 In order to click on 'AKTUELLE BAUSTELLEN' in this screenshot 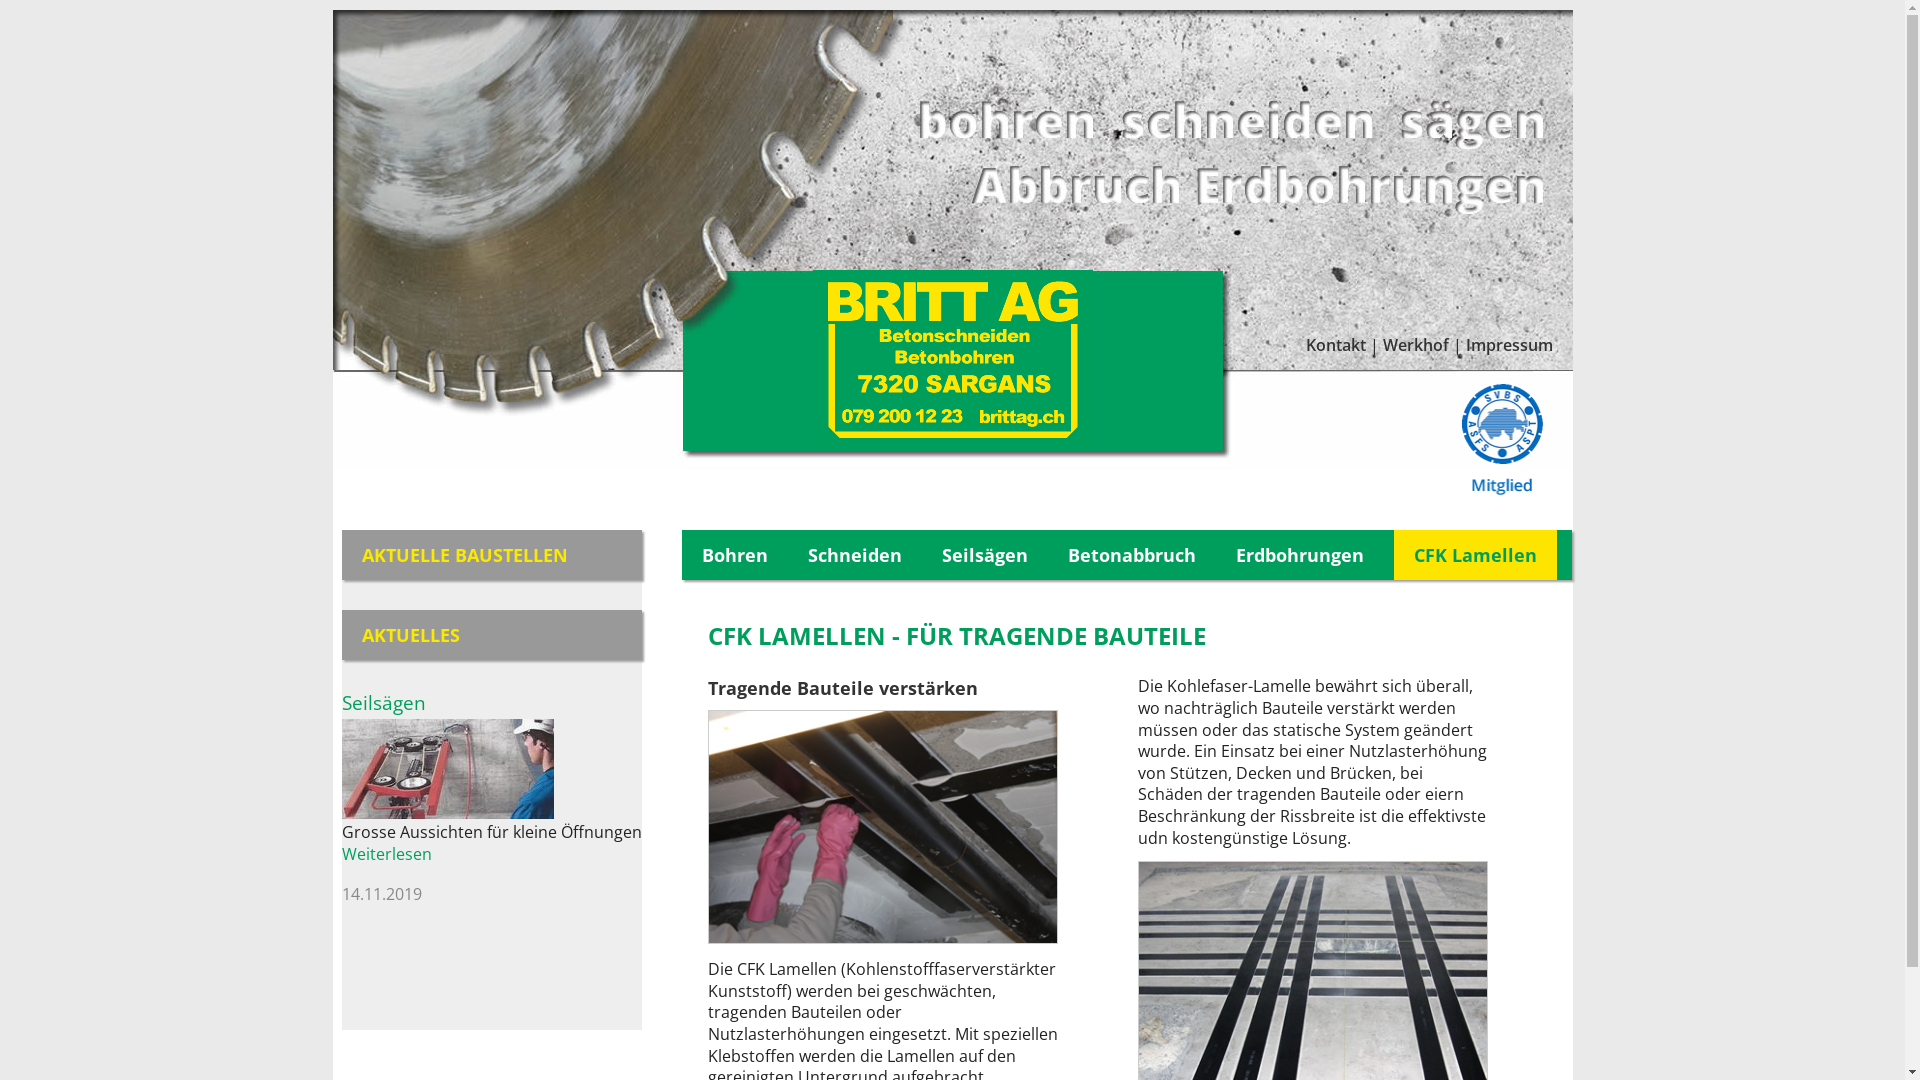, I will do `click(464, 555)`.